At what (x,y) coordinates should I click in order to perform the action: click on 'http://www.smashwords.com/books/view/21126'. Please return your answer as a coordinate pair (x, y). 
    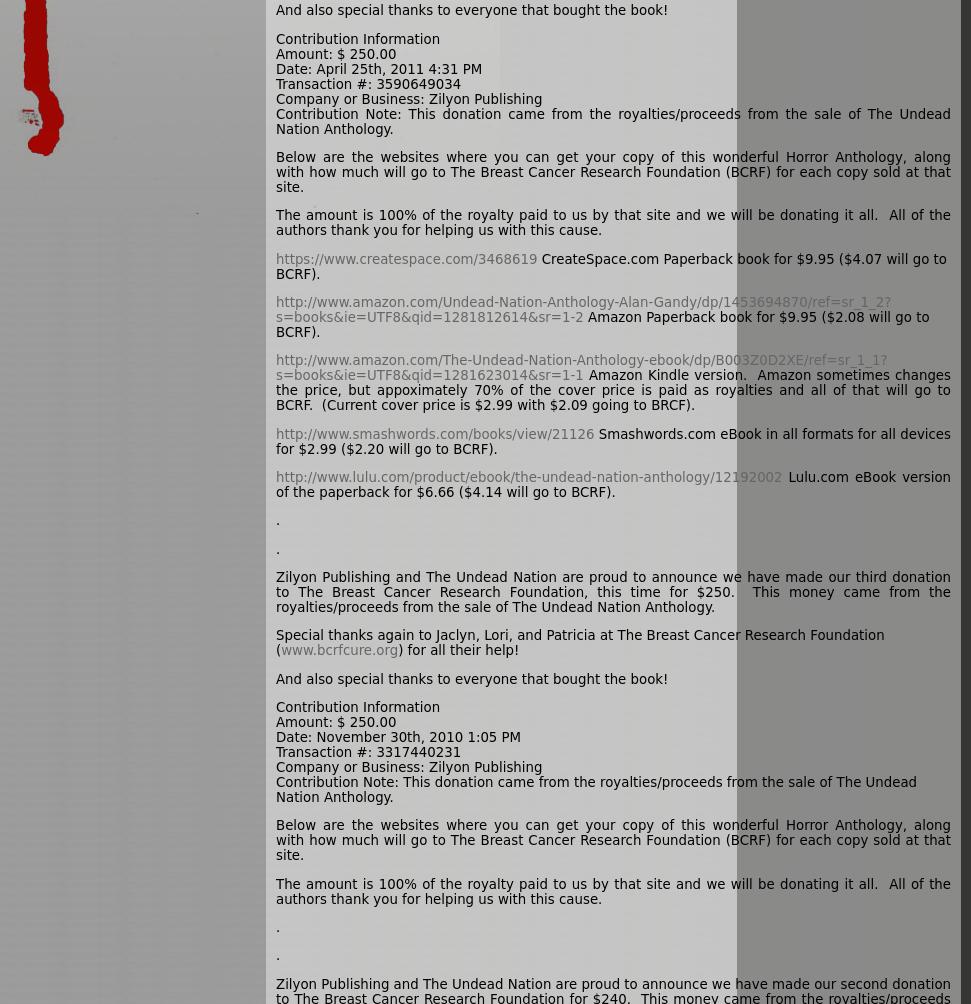
    Looking at the image, I should click on (435, 432).